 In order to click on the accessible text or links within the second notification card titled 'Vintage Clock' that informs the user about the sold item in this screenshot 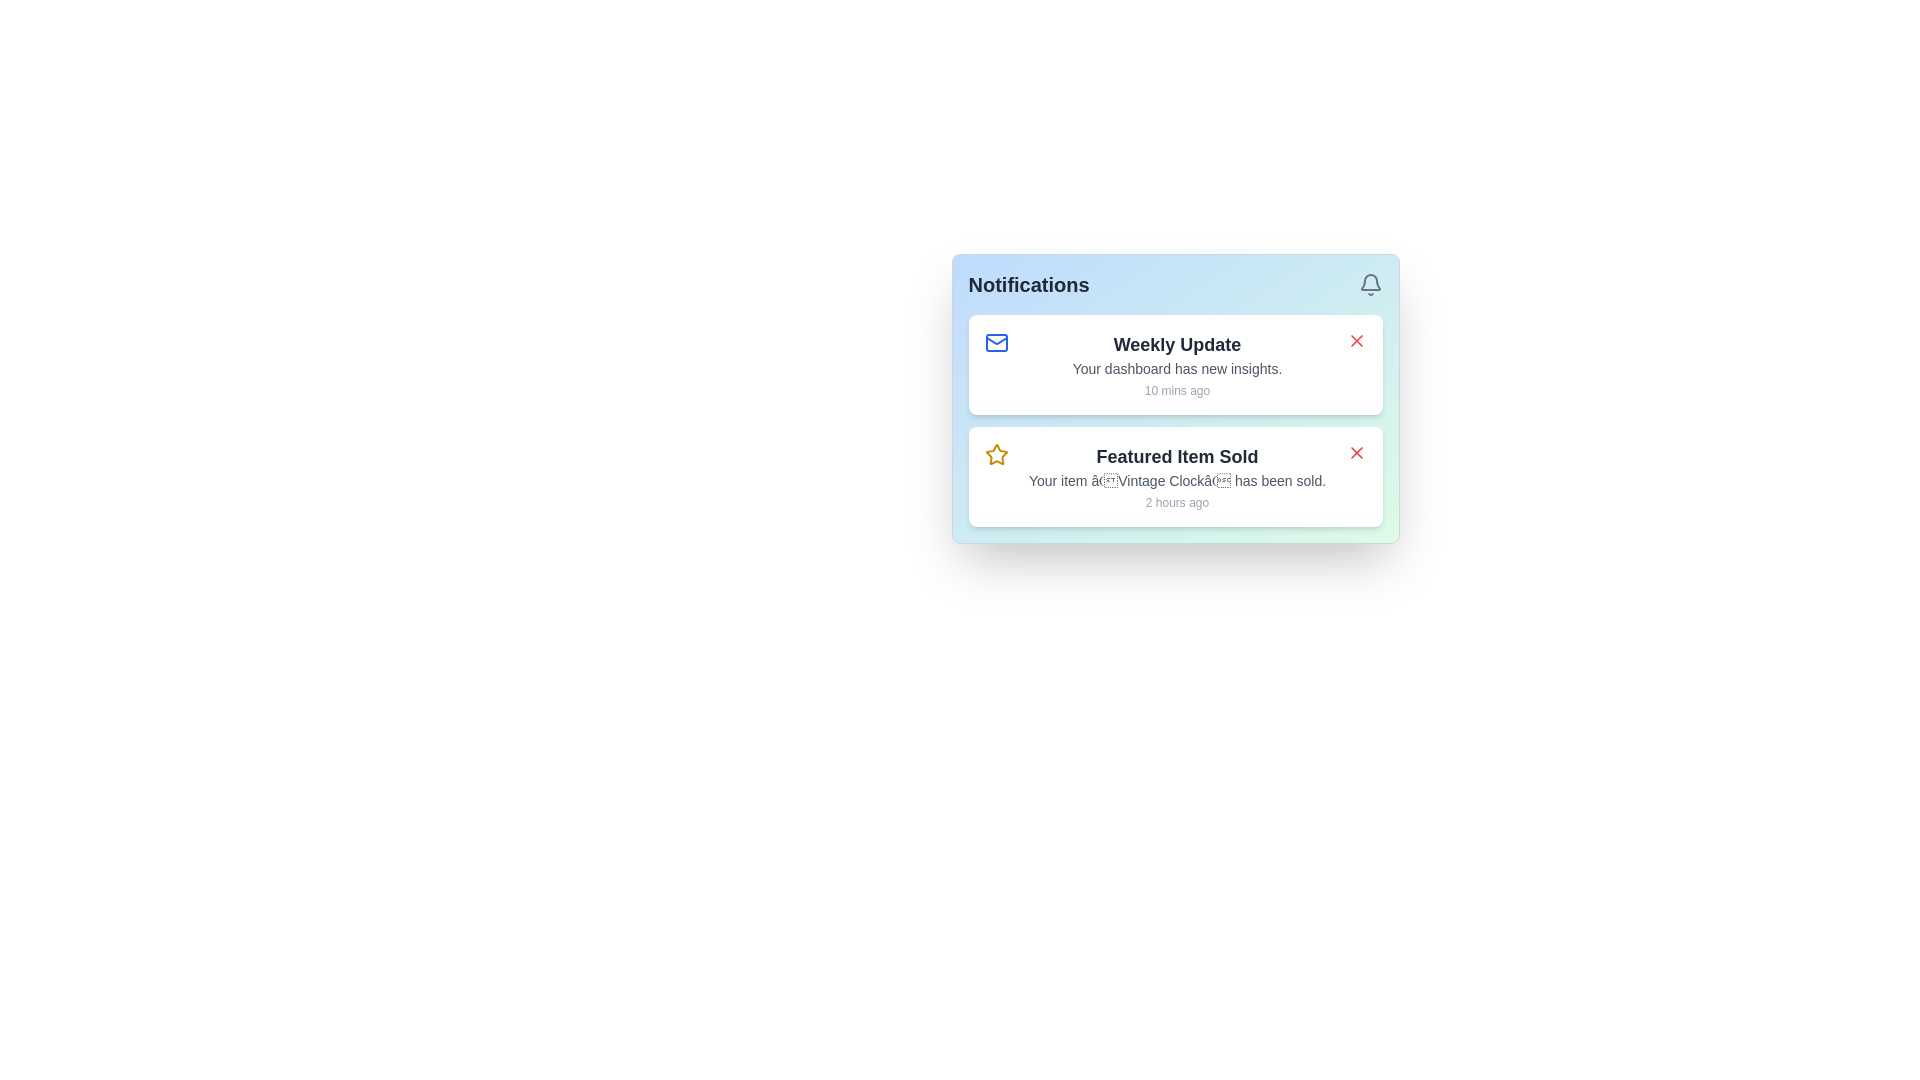, I will do `click(1175, 460)`.